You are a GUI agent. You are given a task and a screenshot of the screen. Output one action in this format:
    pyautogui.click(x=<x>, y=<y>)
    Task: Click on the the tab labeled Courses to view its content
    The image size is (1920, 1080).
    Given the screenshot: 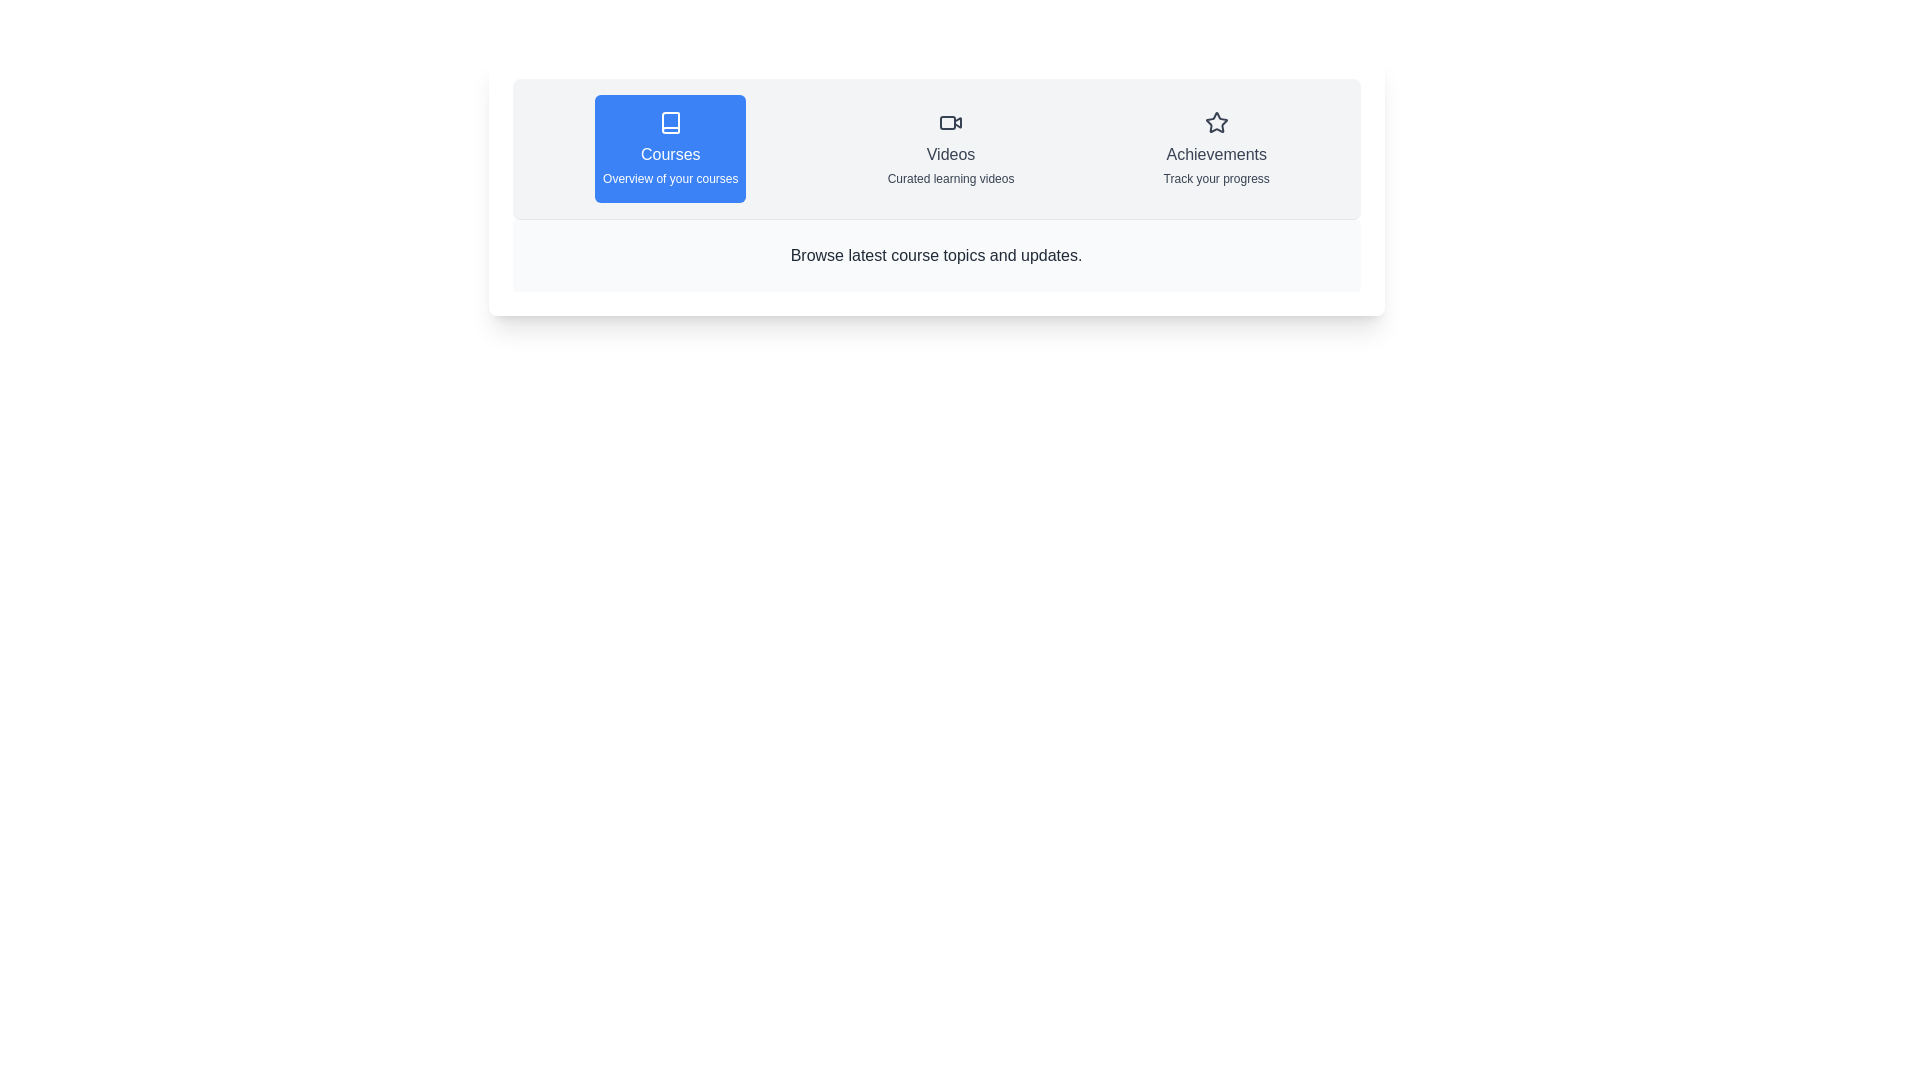 What is the action you would take?
    pyautogui.click(x=670, y=148)
    